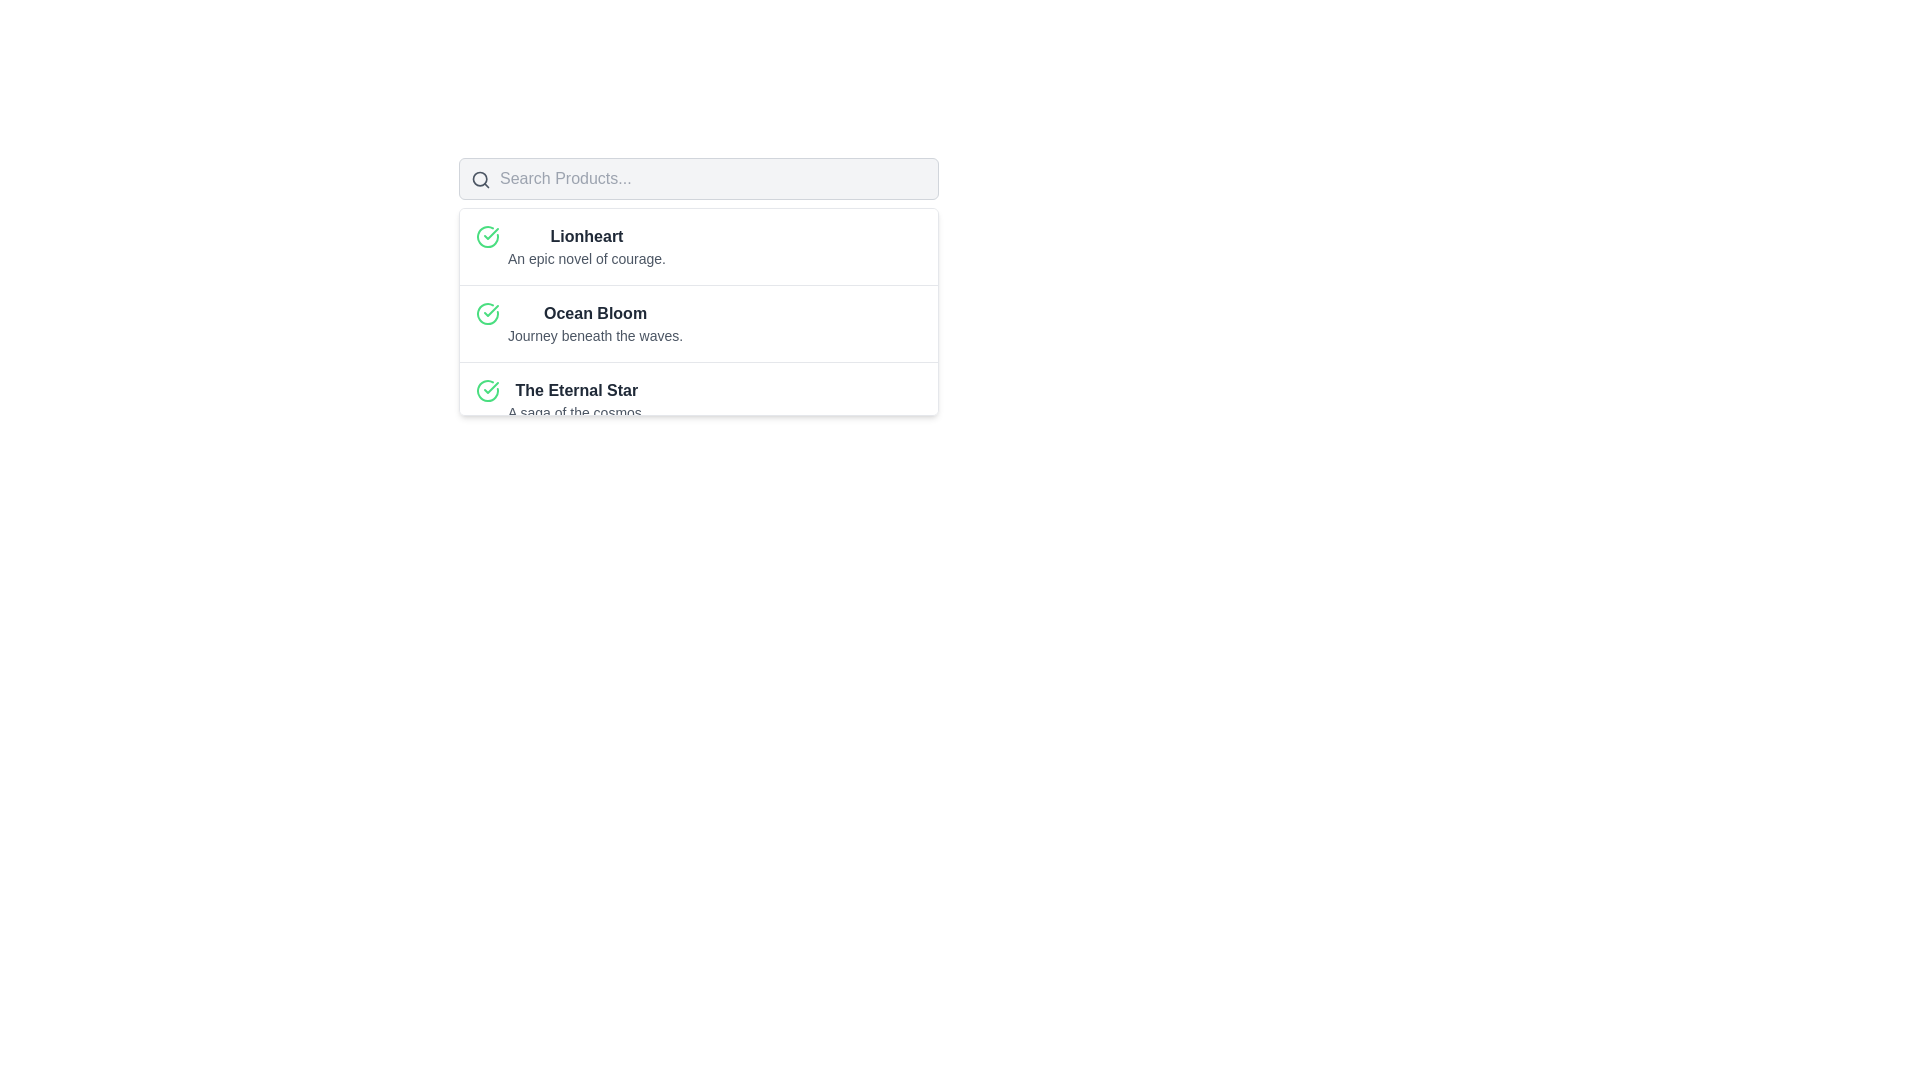 The width and height of the screenshot is (1920, 1080). I want to click on the inner circle of the magnifying glass icon, which is a decorative SVG component indicating search functionality in the search bar, so click(480, 178).